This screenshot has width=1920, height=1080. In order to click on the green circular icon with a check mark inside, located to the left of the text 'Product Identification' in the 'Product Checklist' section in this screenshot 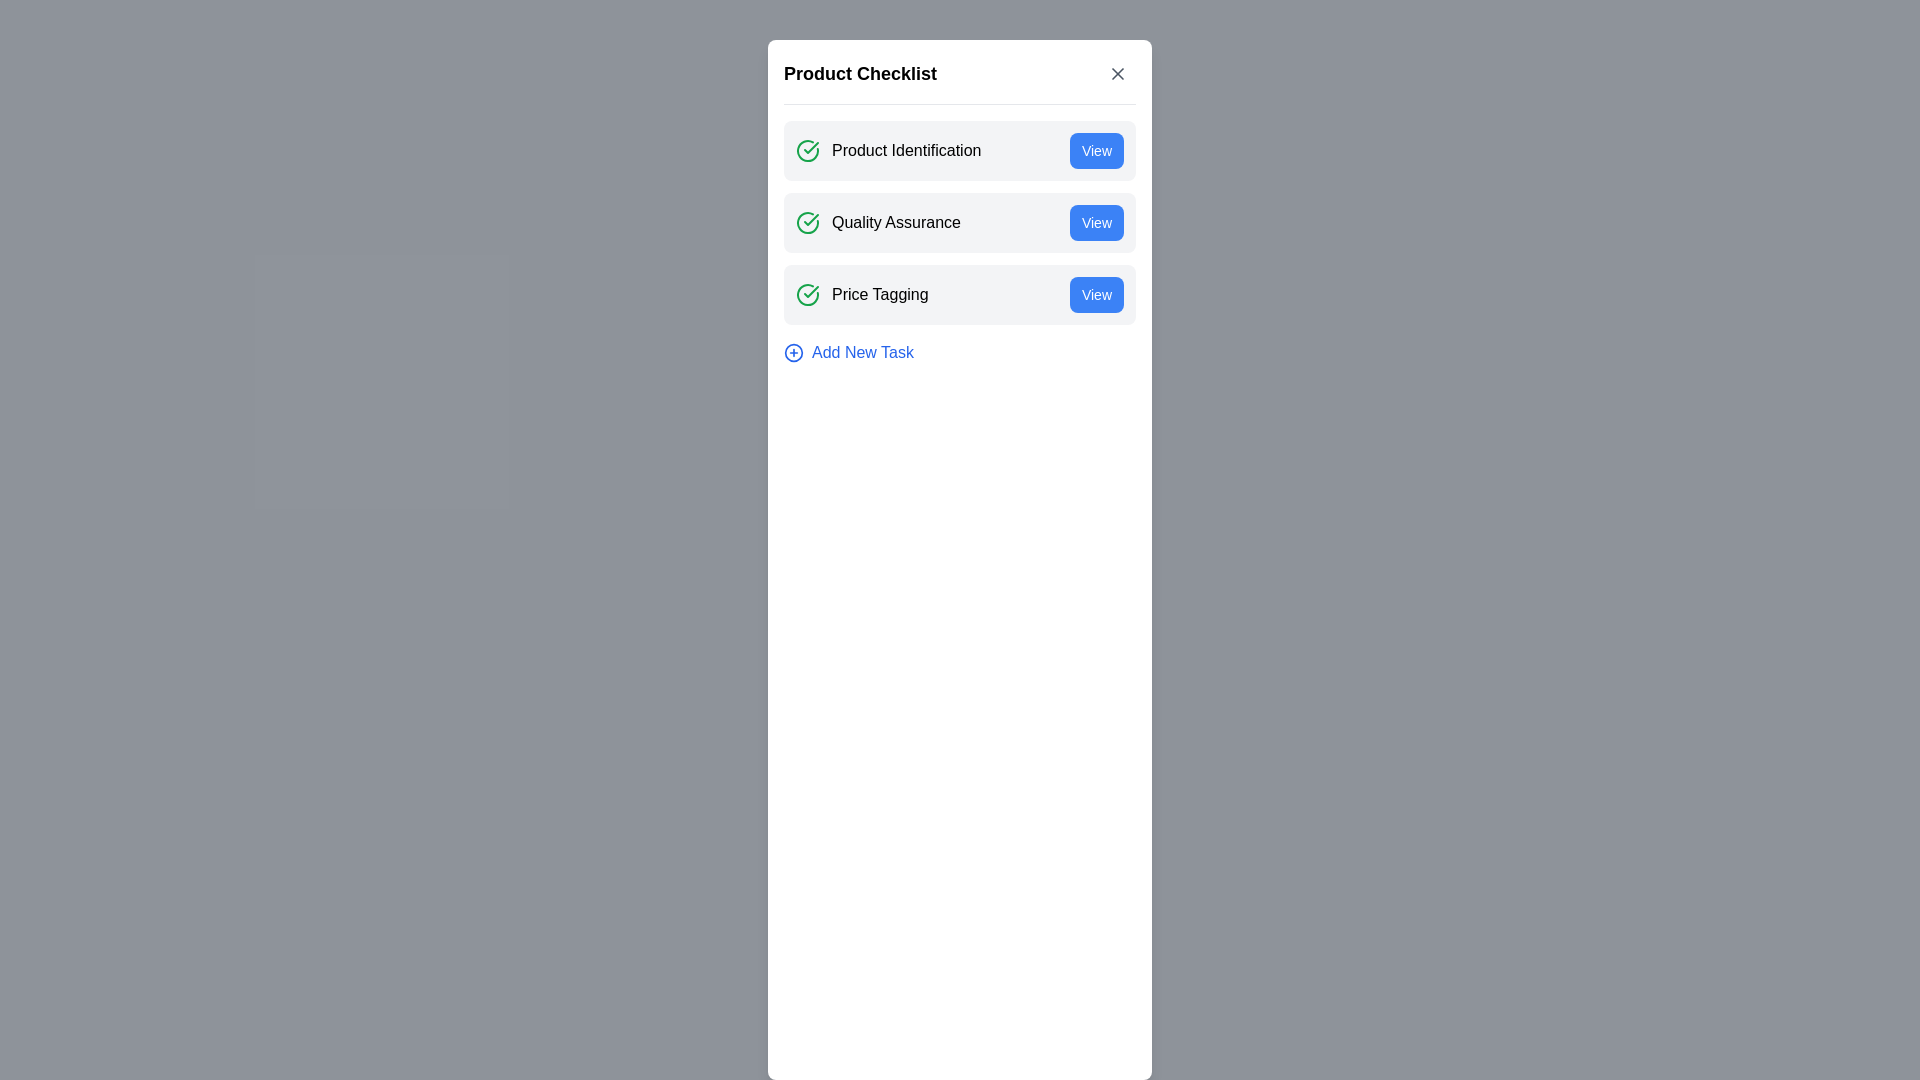, I will do `click(807, 149)`.